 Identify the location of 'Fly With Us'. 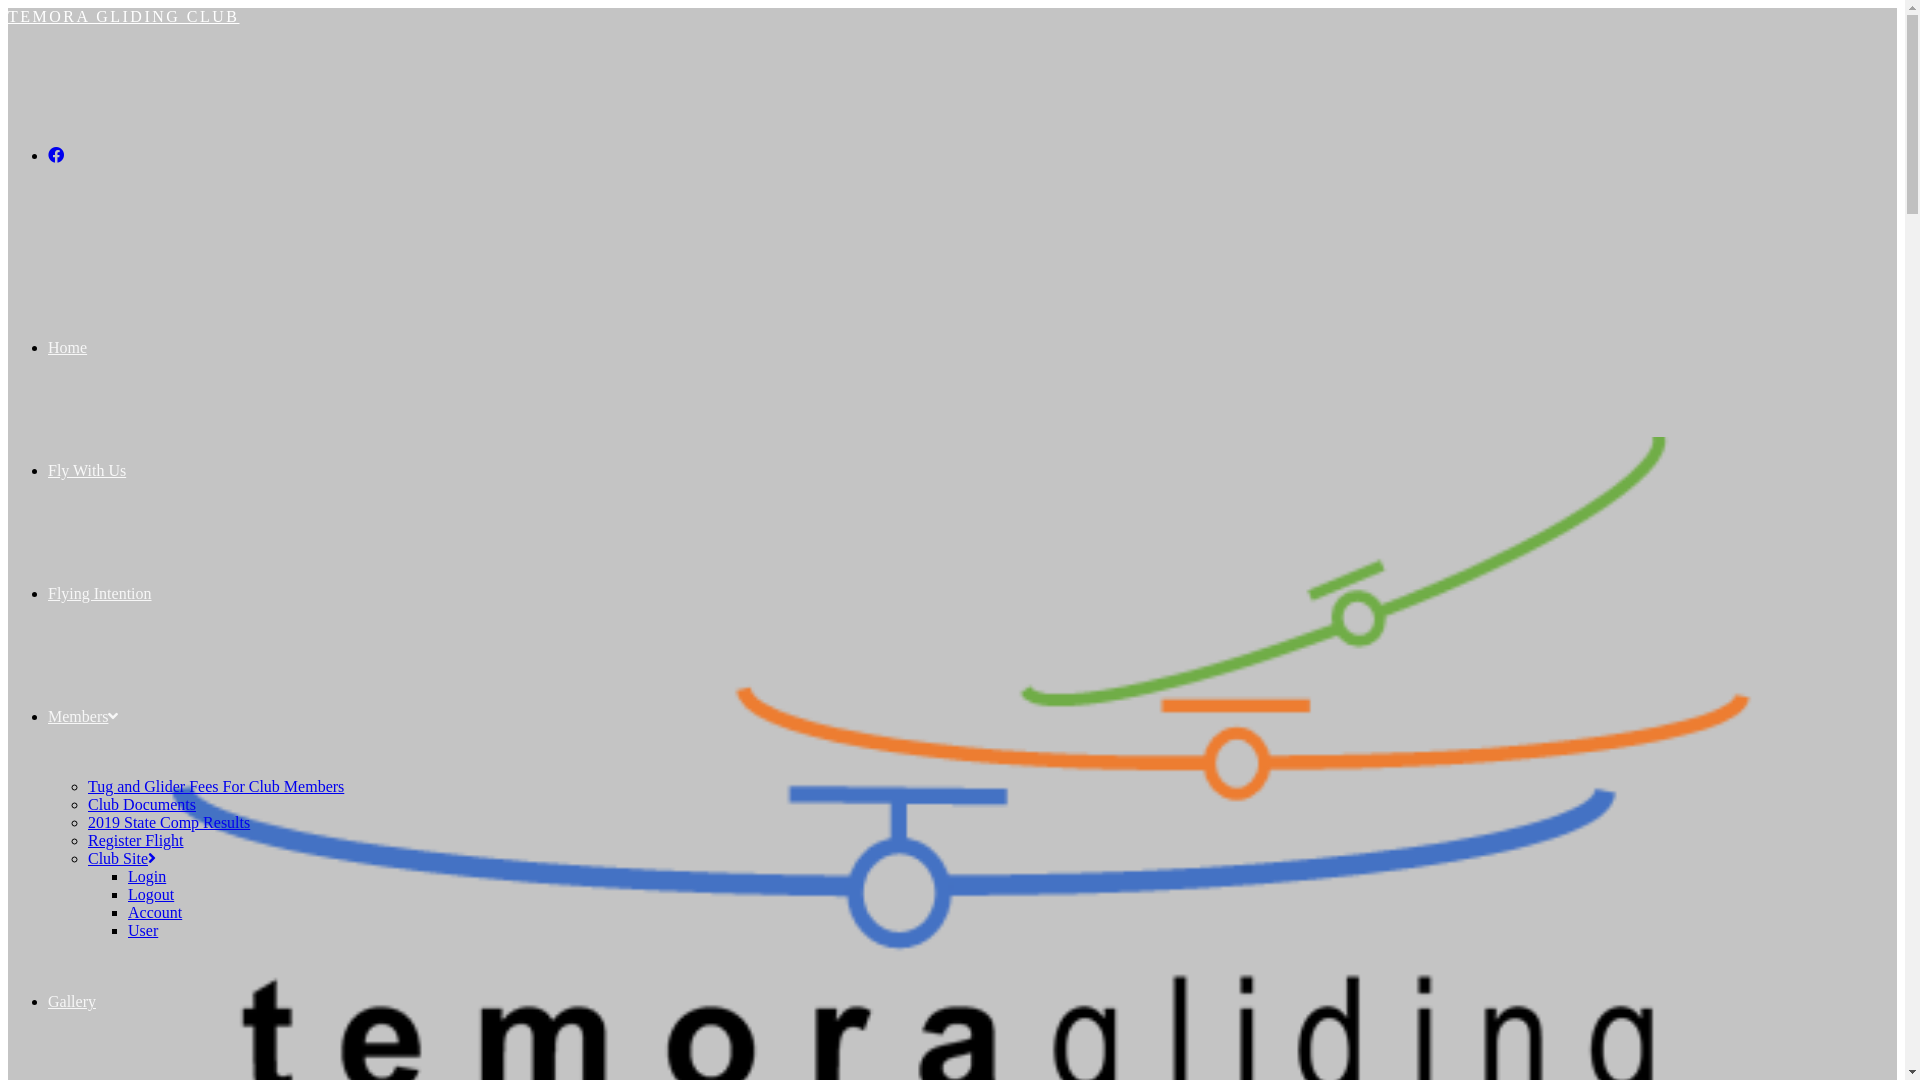
(85, 470).